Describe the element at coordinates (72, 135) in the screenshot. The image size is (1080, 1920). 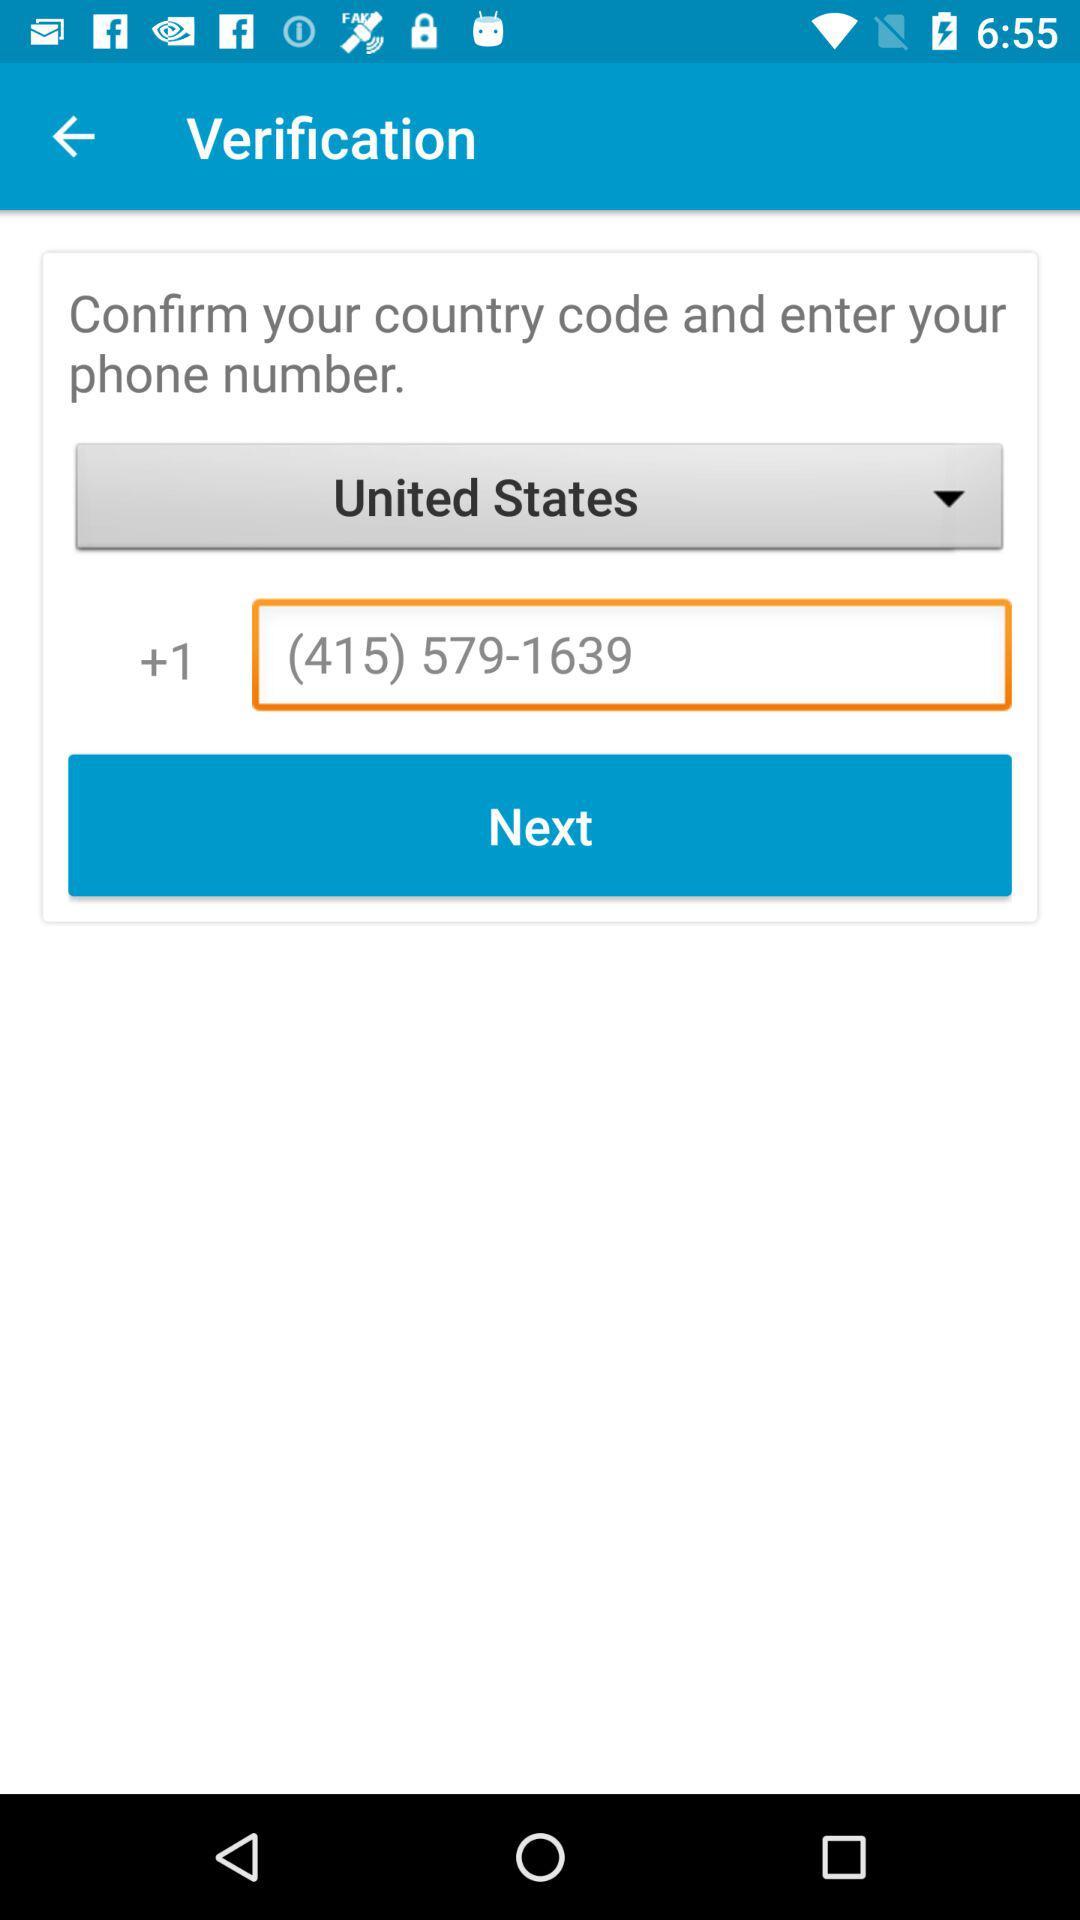
I see `app next to   verification icon` at that location.